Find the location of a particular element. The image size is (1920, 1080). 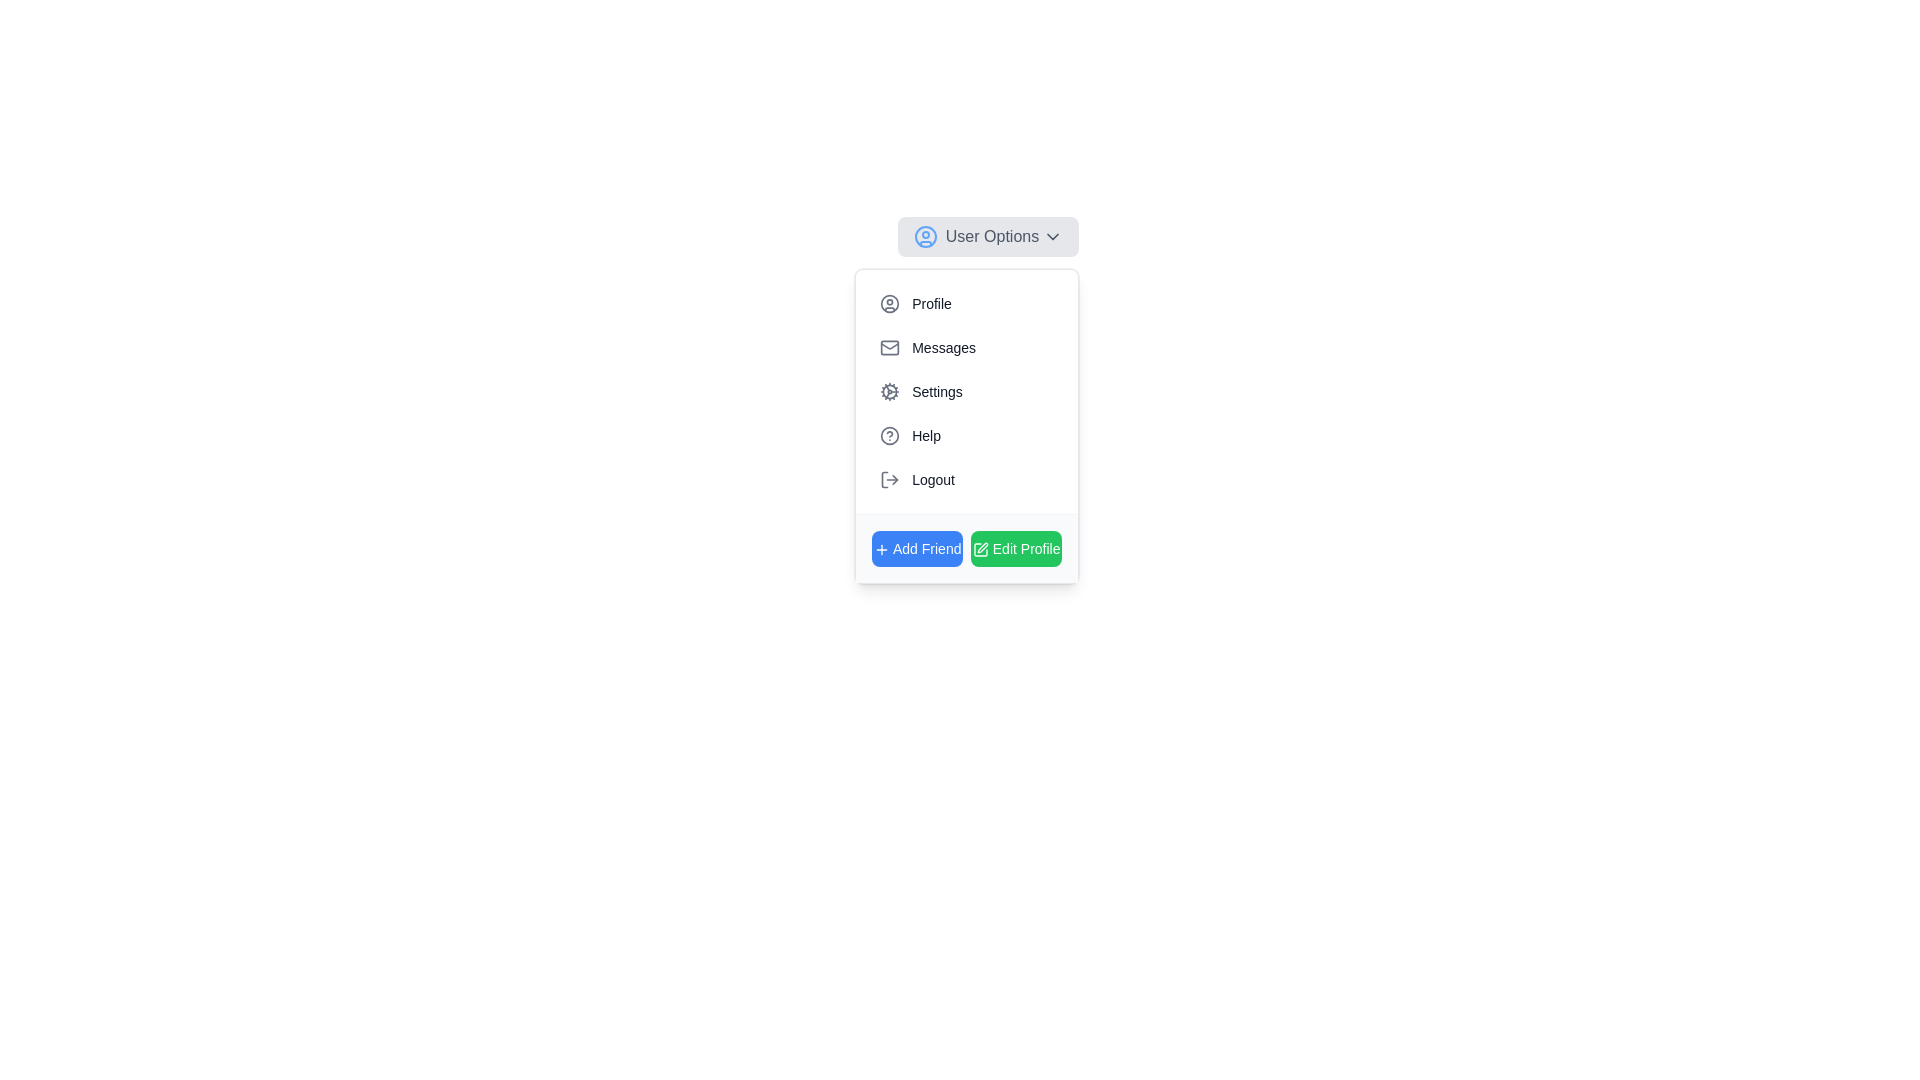

the first button in the dropdown menu that allows access to user profile settings, located directly below the 'User Options' toggle button is located at coordinates (967, 304).